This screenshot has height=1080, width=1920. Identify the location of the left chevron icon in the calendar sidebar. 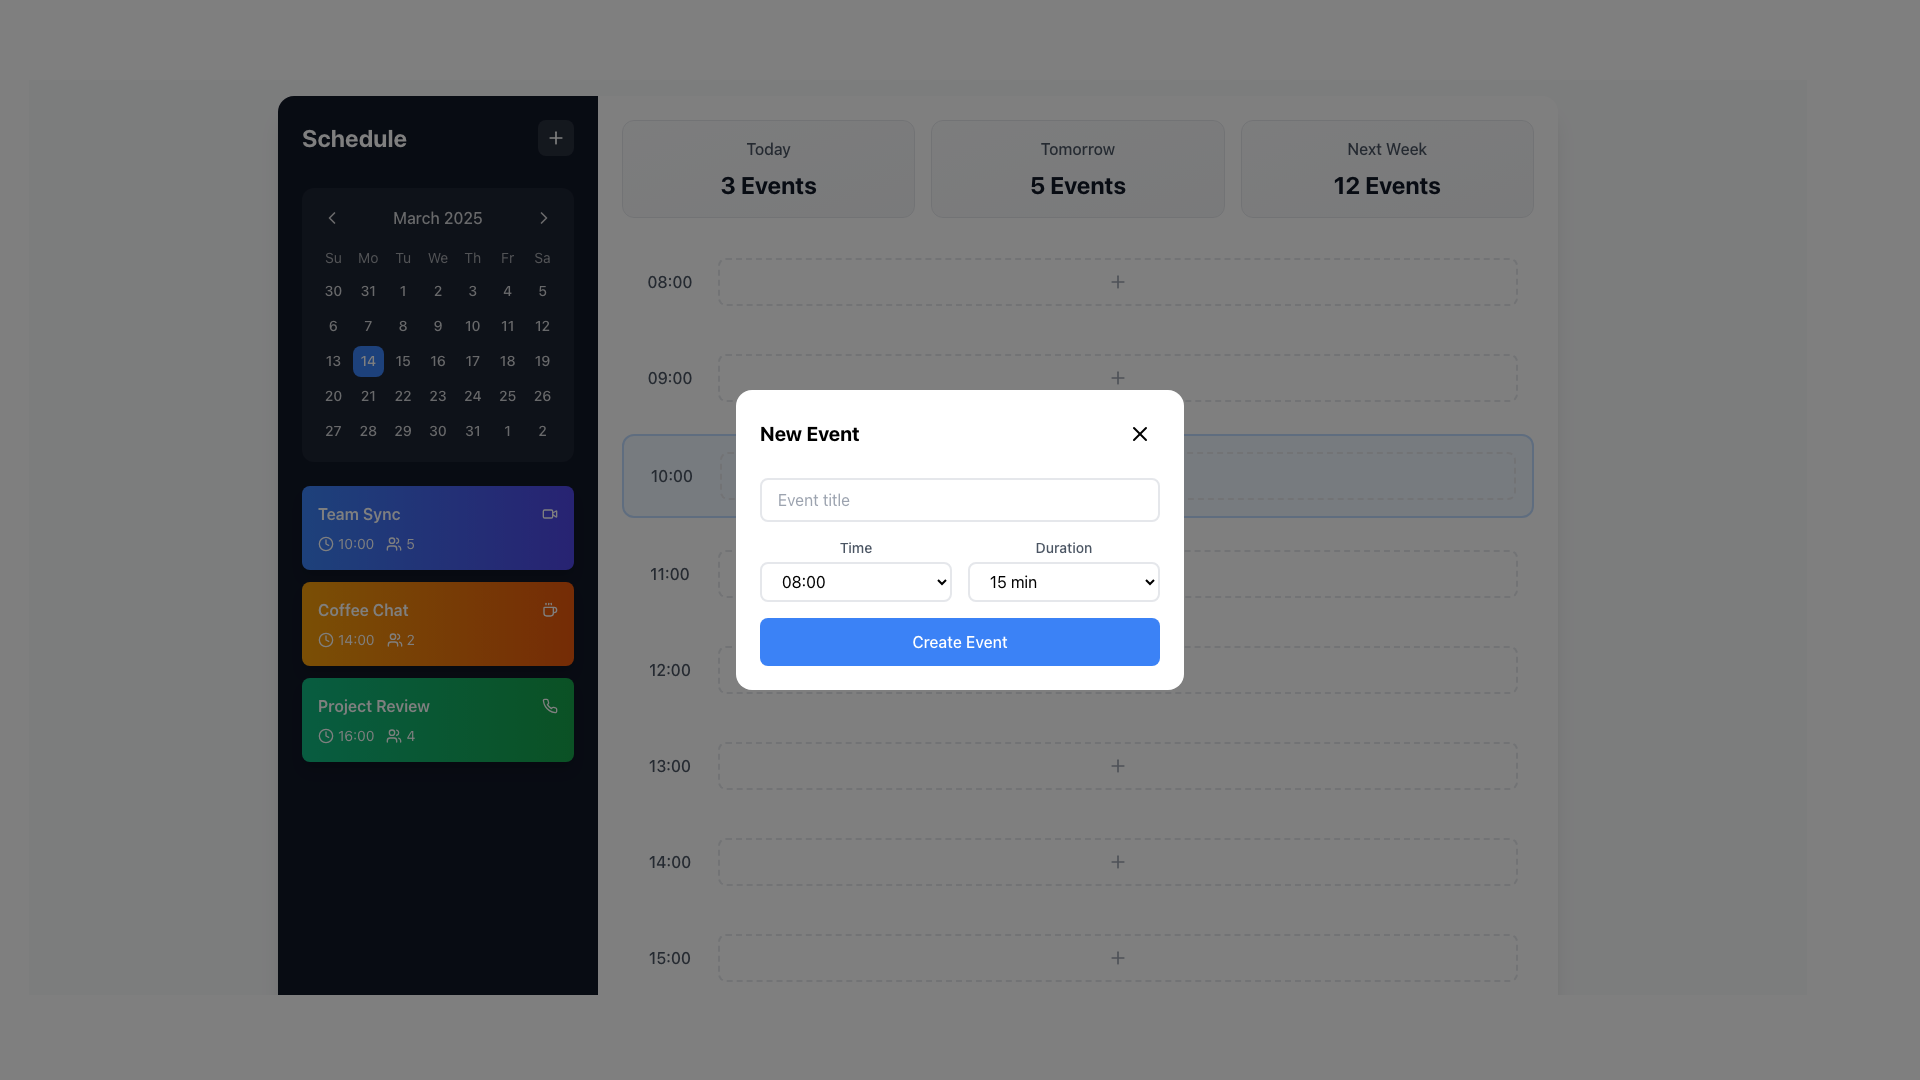
(331, 218).